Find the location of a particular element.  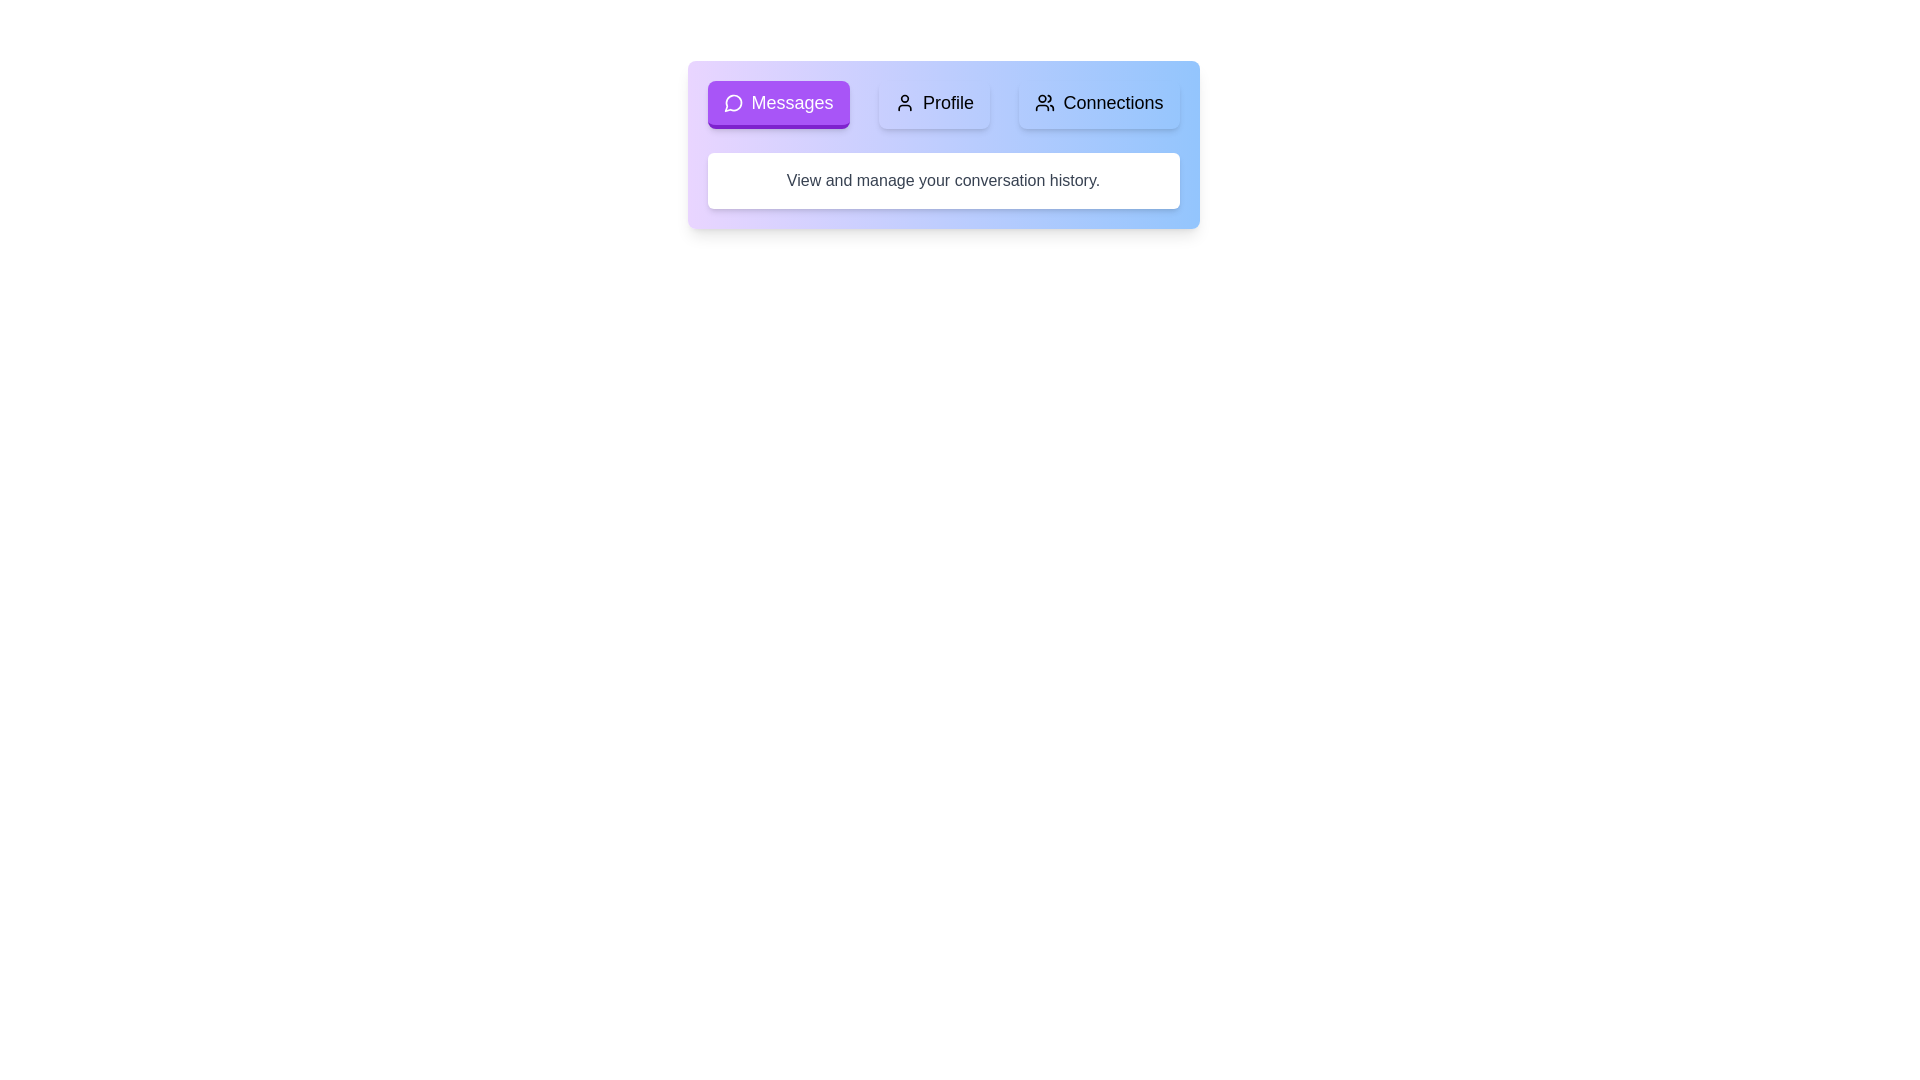

the static text label displaying 'Profile' in the navigation bar, which is positioned between 'Messages' and 'Connections' is located at coordinates (947, 103).